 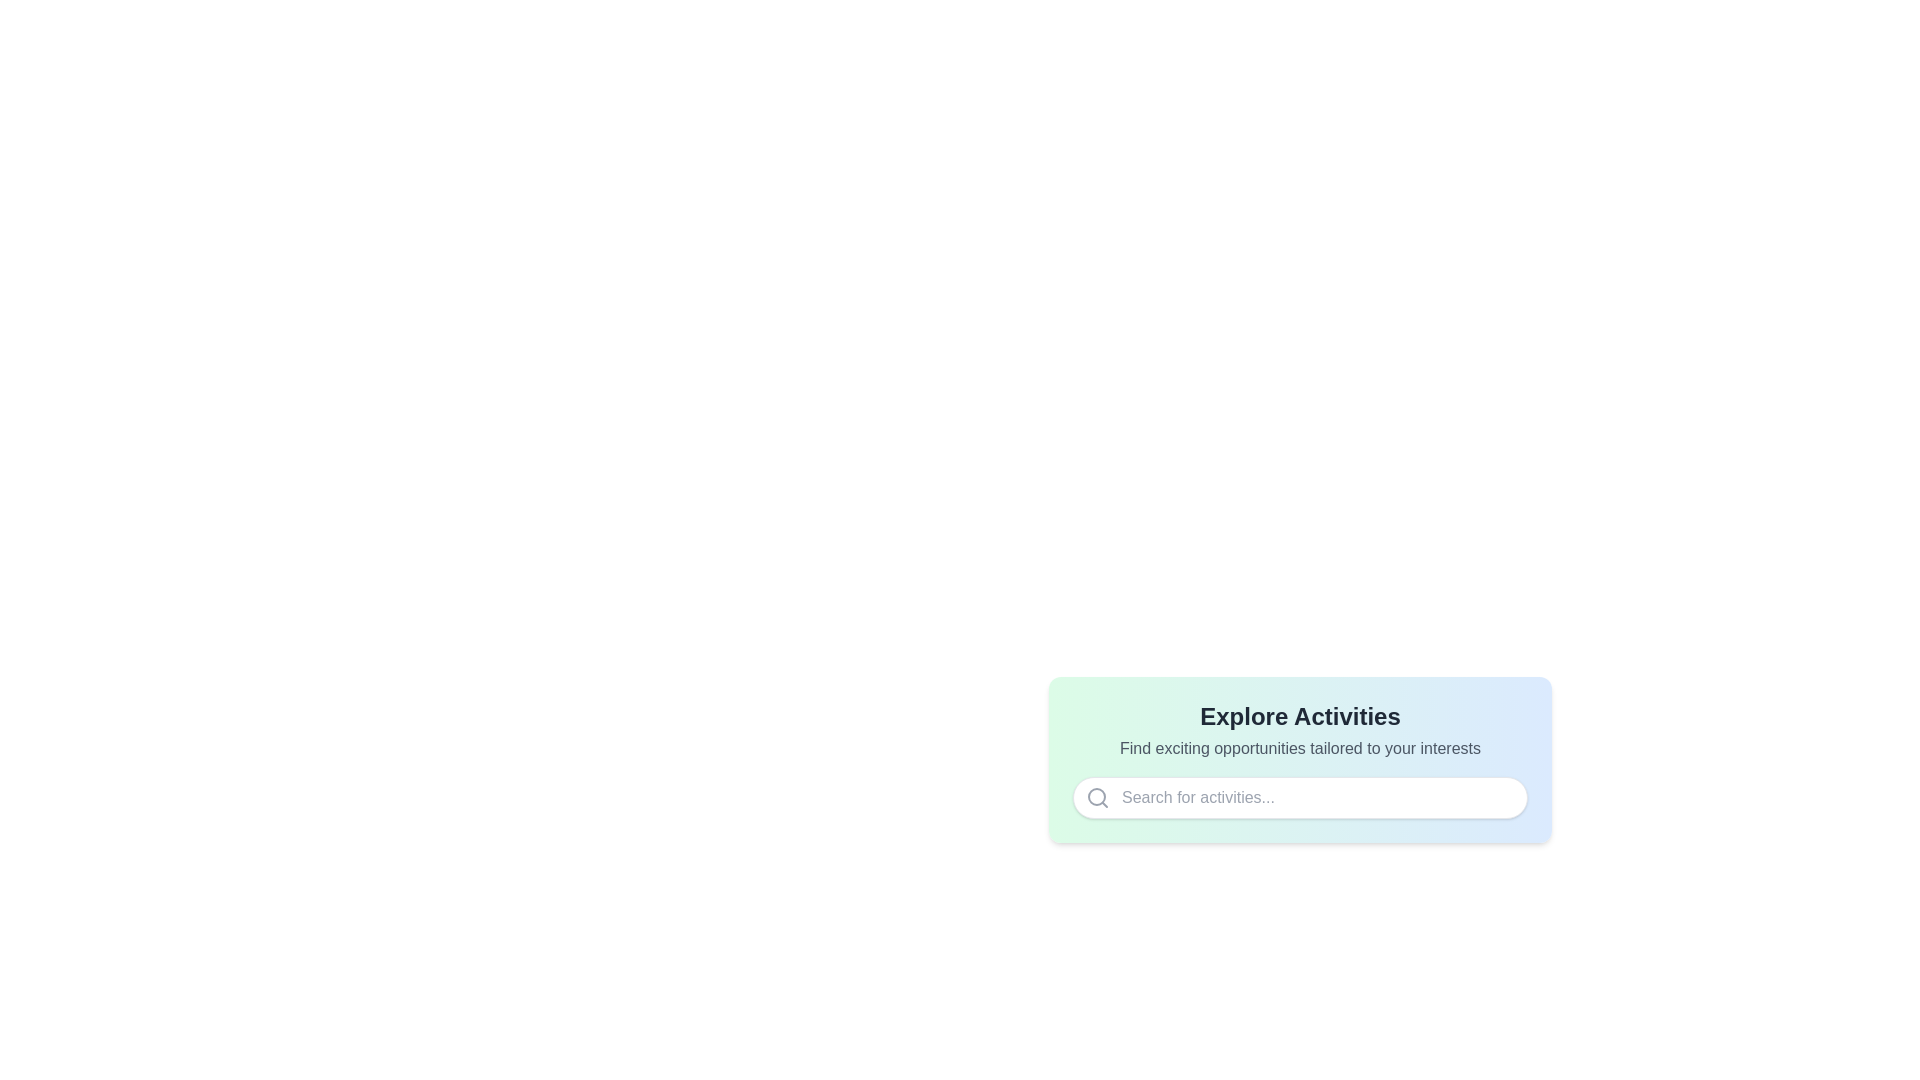 What do you see at coordinates (1300, 716) in the screenshot?
I see `the section header text located at the top inside a centered box with a light gradient background, which introduces the content below it` at bounding box center [1300, 716].